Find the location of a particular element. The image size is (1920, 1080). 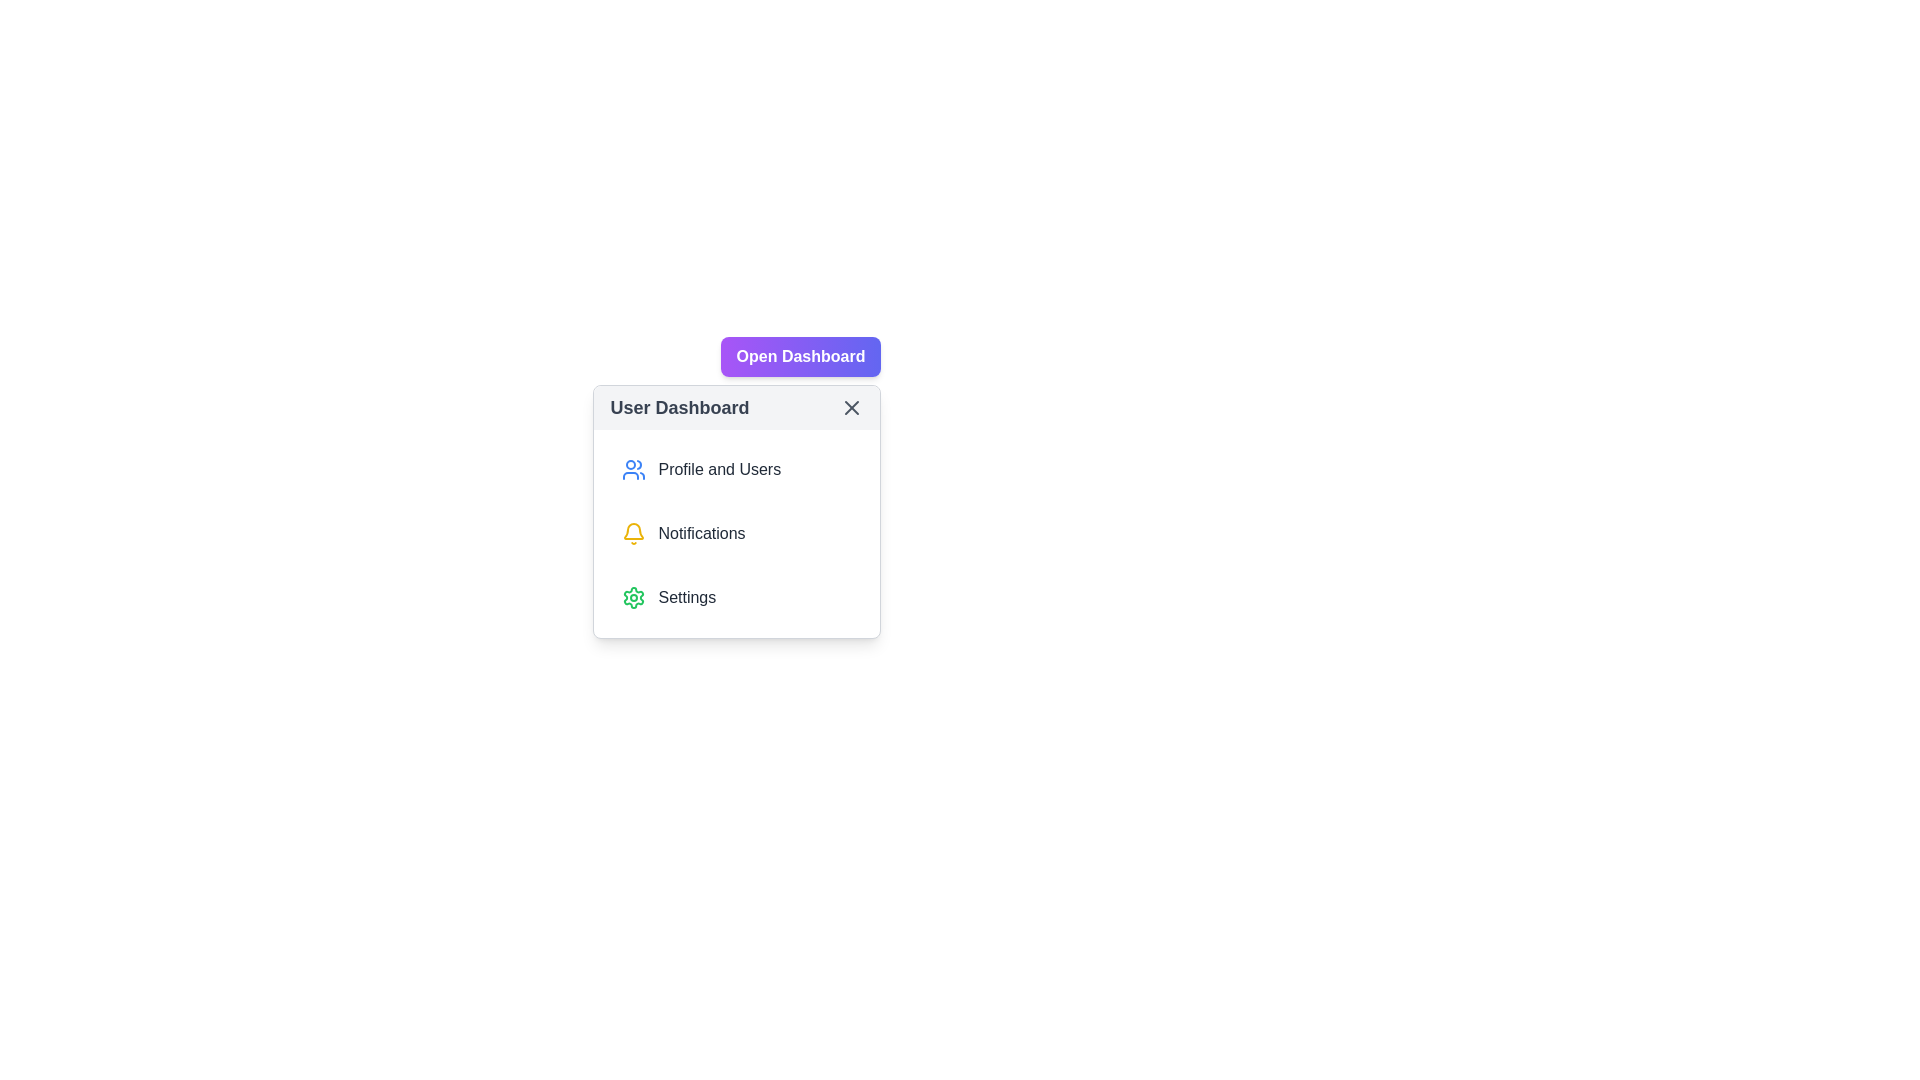

the close button located at the top right corner of the 'User Dashboard' is located at coordinates (852, 407).